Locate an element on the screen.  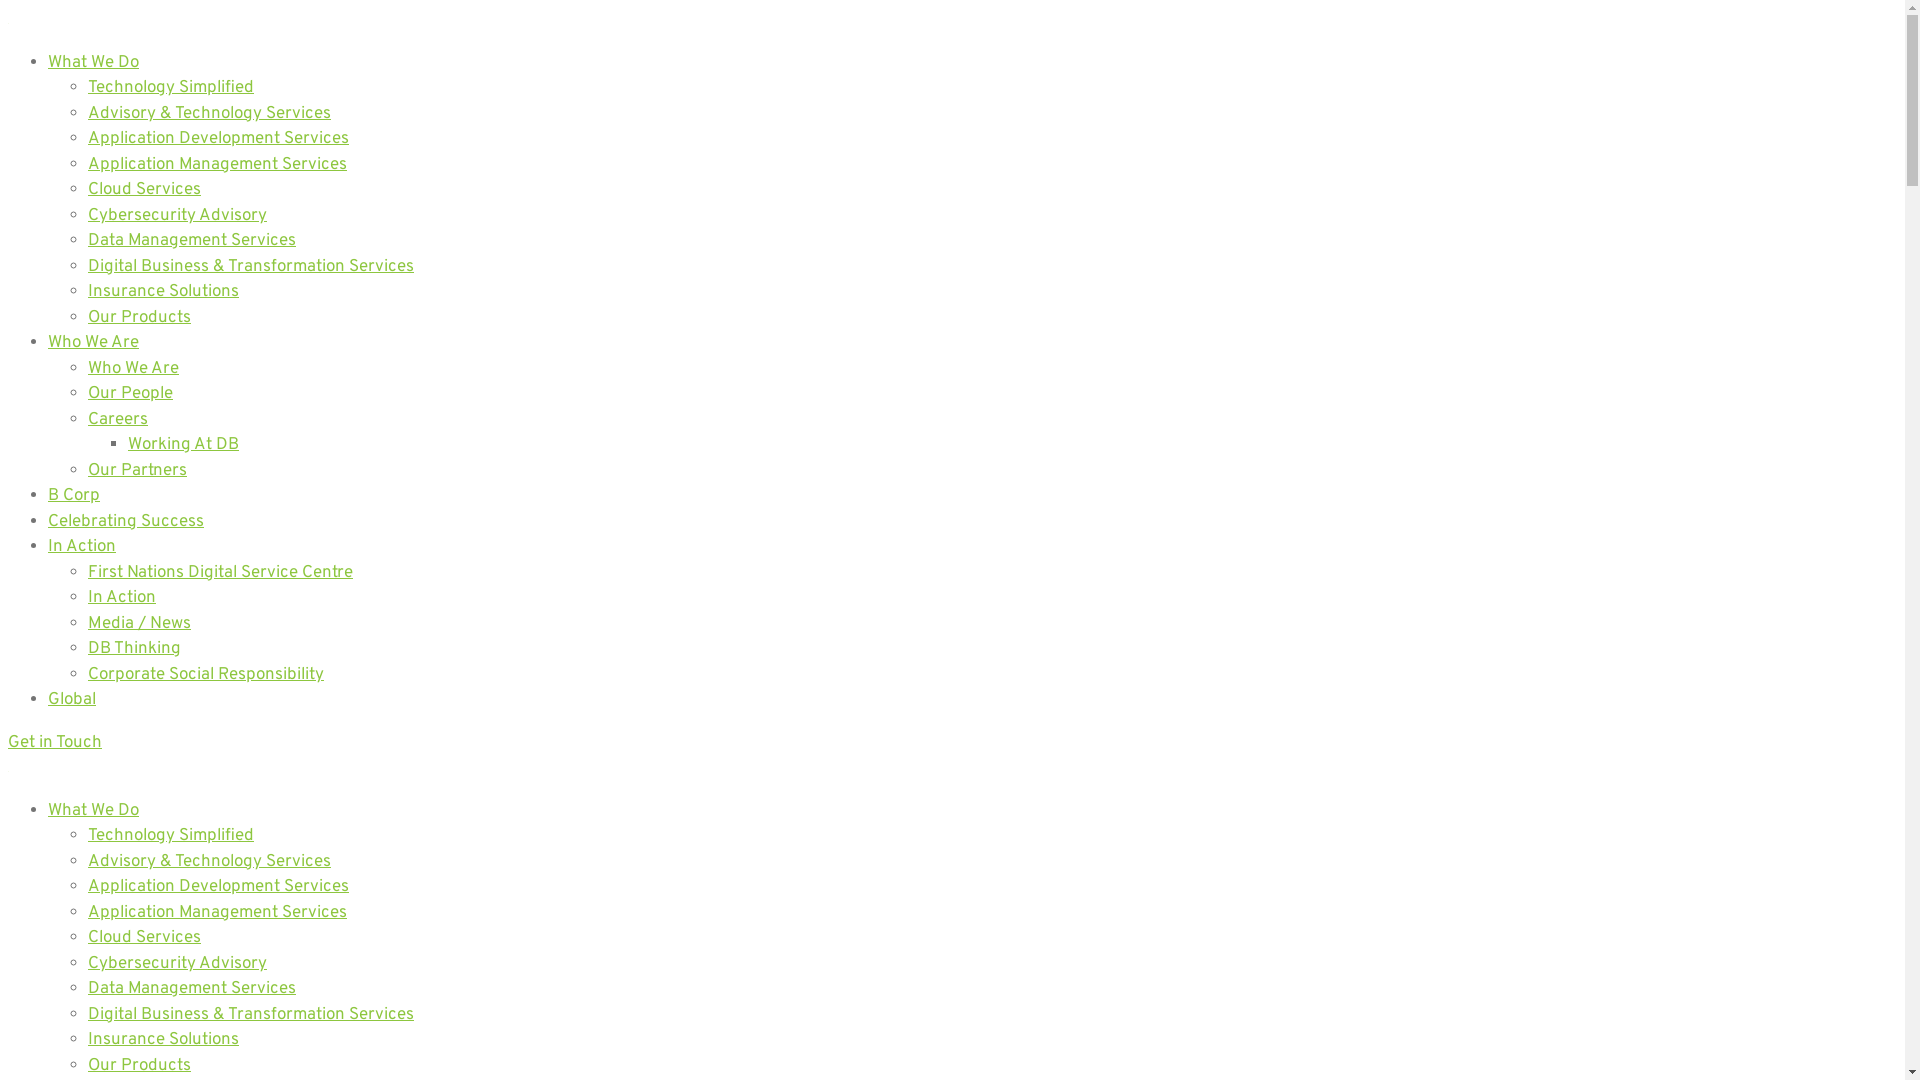
'Who We Are' is located at coordinates (86, 369).